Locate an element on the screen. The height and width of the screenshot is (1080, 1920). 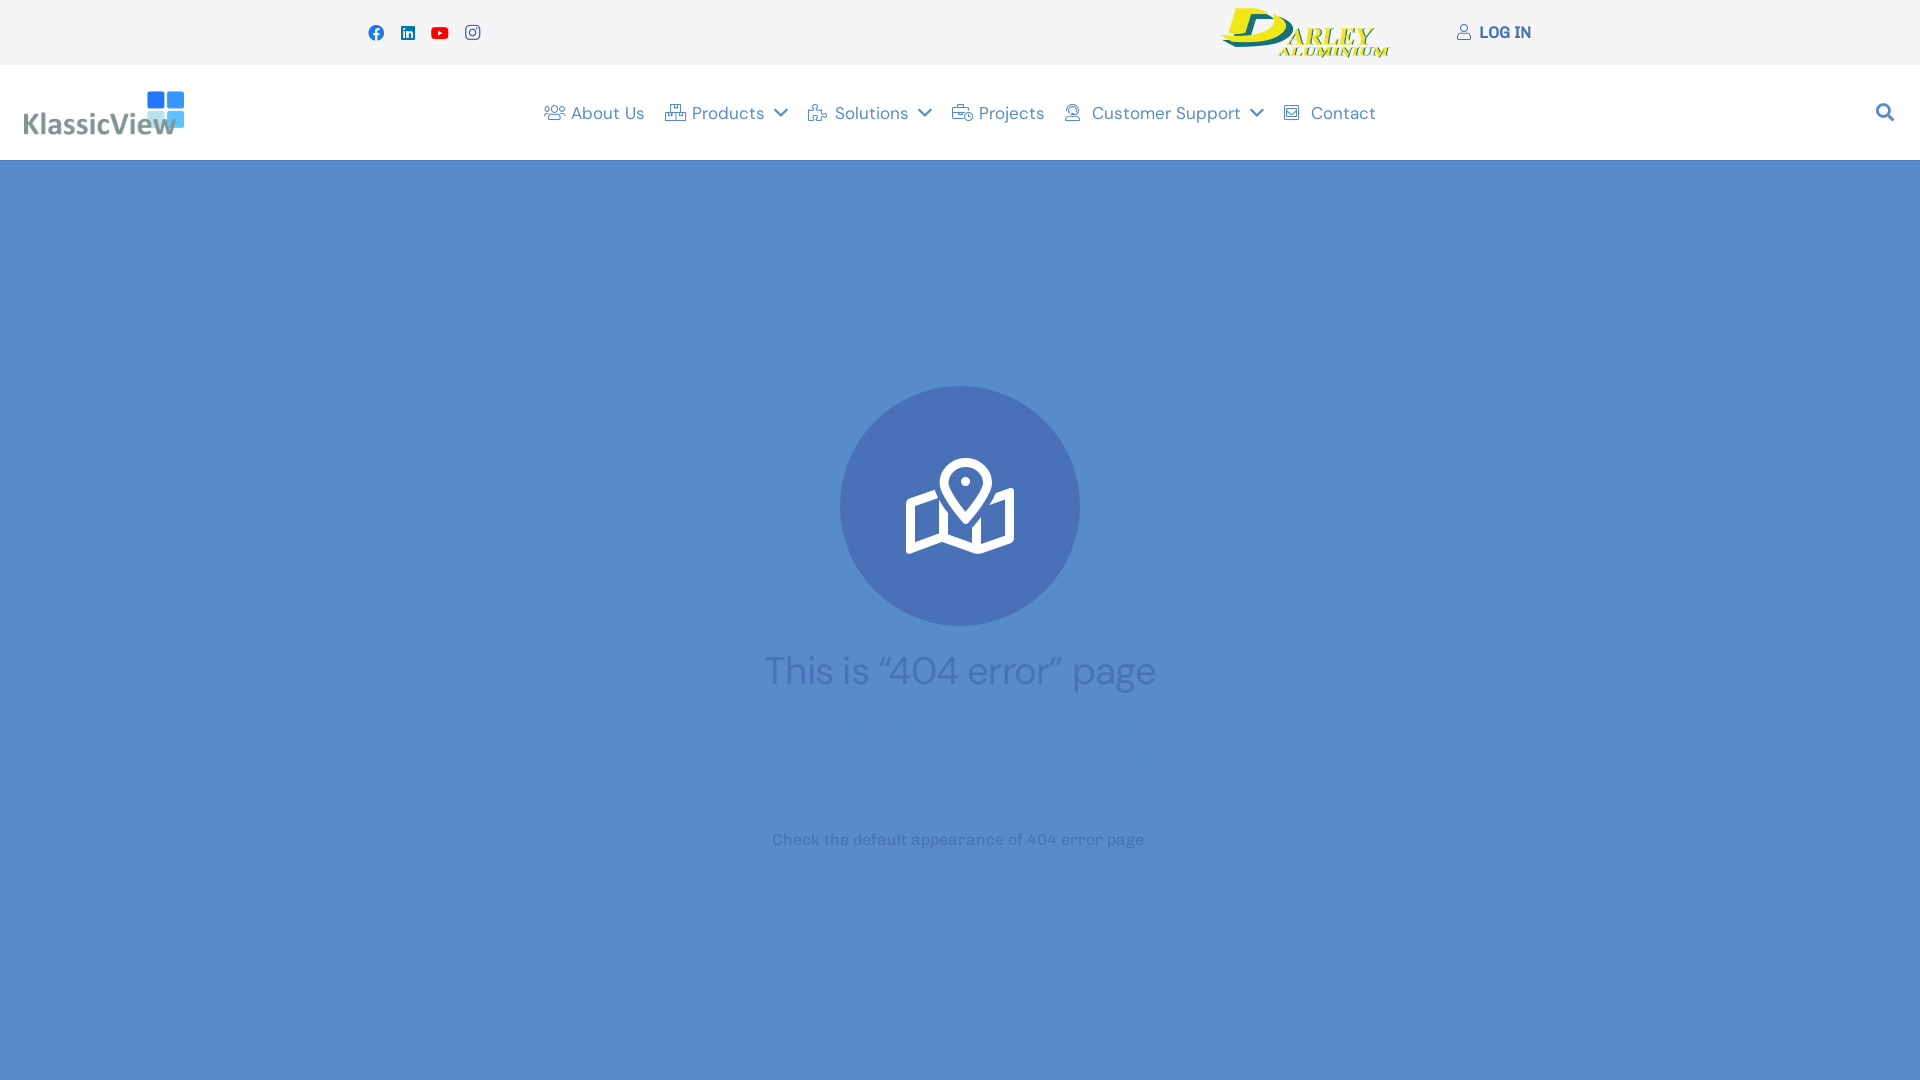
'Products' is located at coordinates (725, 112).